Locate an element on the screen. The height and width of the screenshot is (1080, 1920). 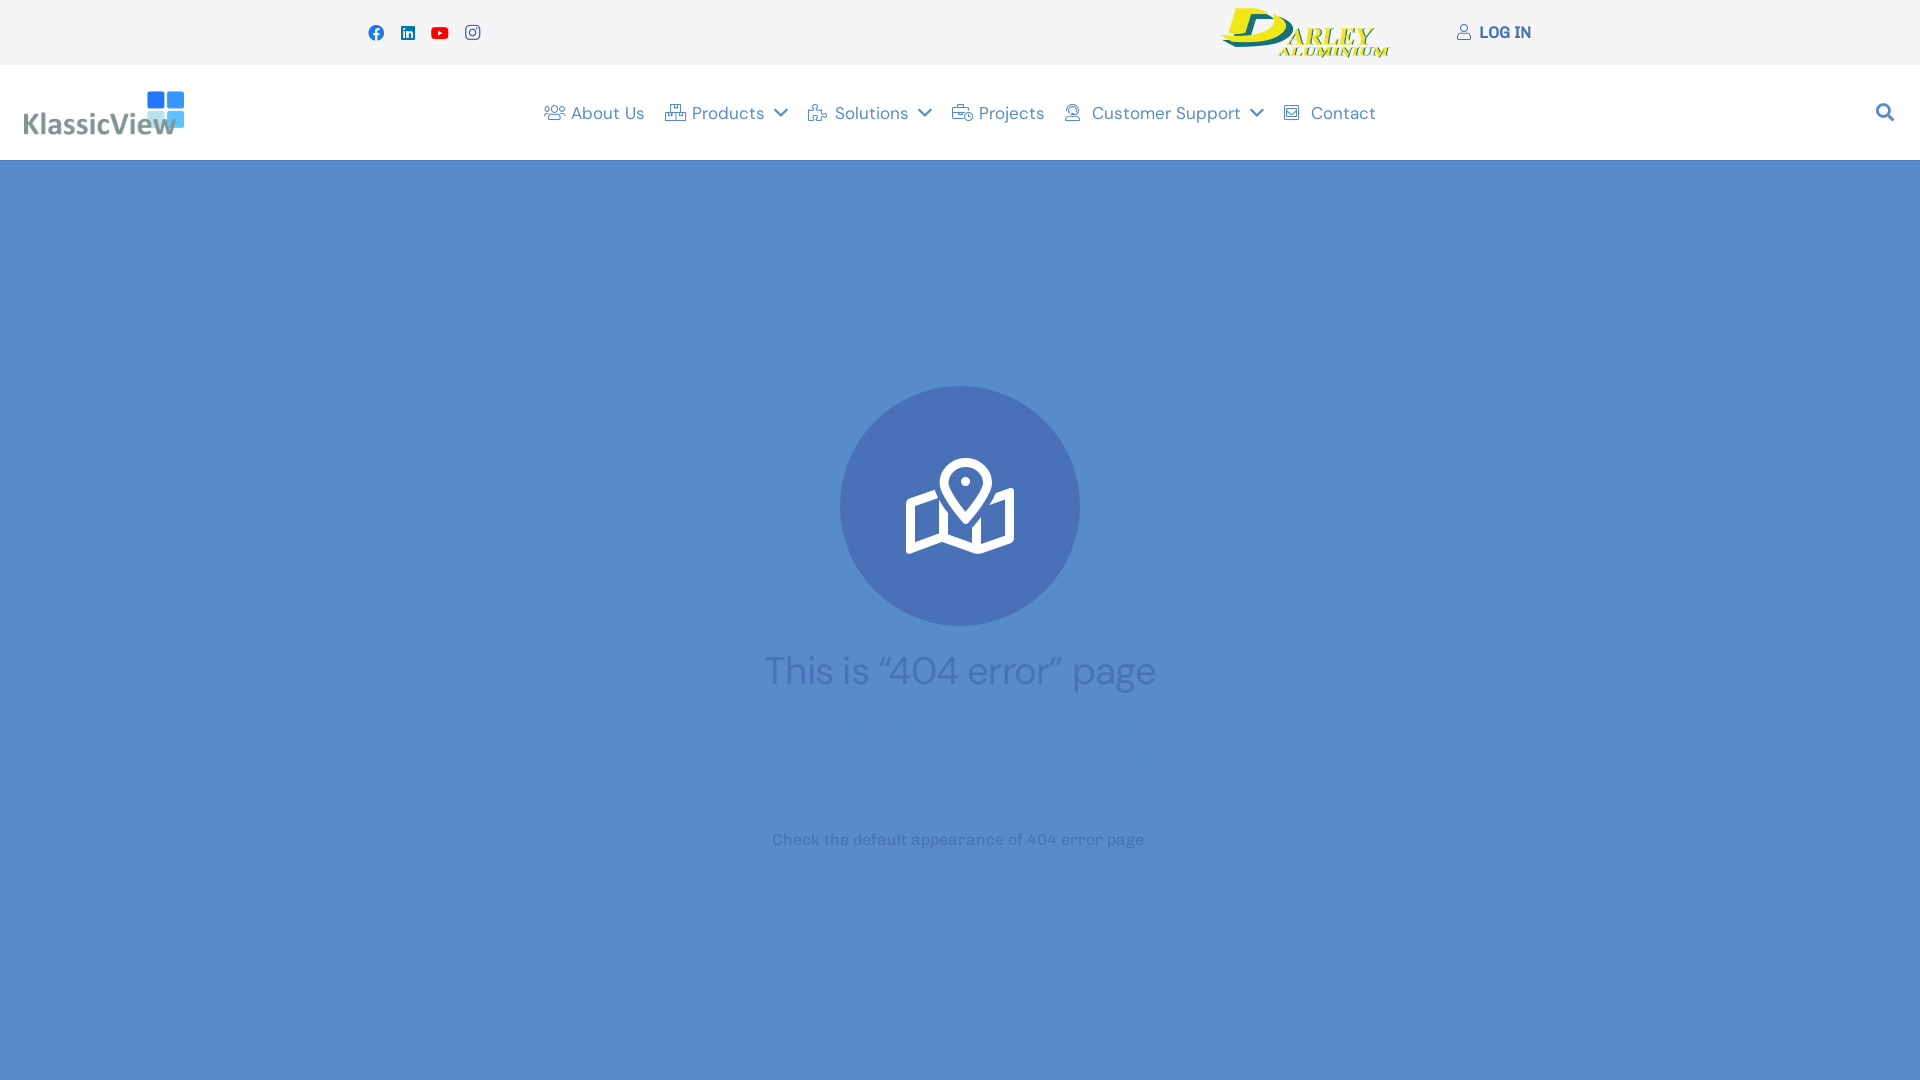
'Products' is located at coordinates (725, 112).